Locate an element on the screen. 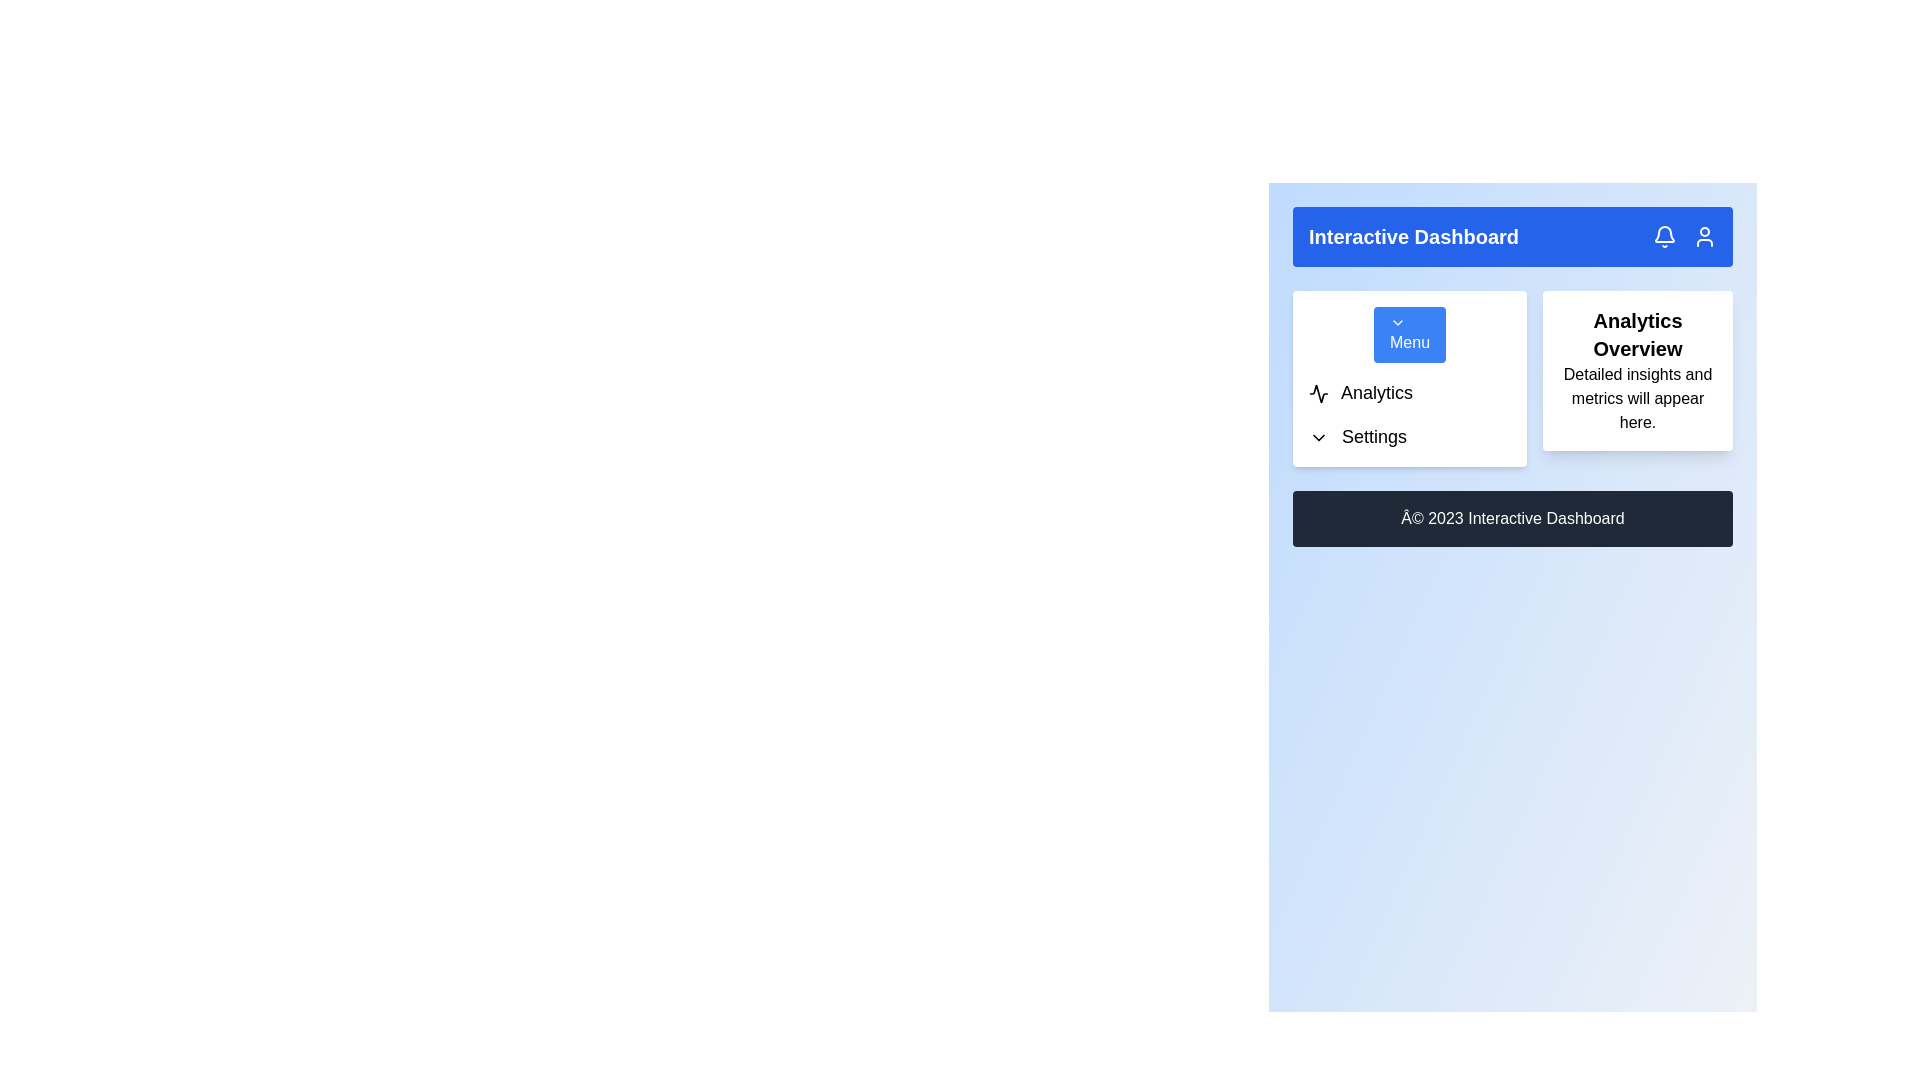 The image size is (1920, 1080). the dropdown button located in the top right of the interface is located at coordinates (1409, 334).